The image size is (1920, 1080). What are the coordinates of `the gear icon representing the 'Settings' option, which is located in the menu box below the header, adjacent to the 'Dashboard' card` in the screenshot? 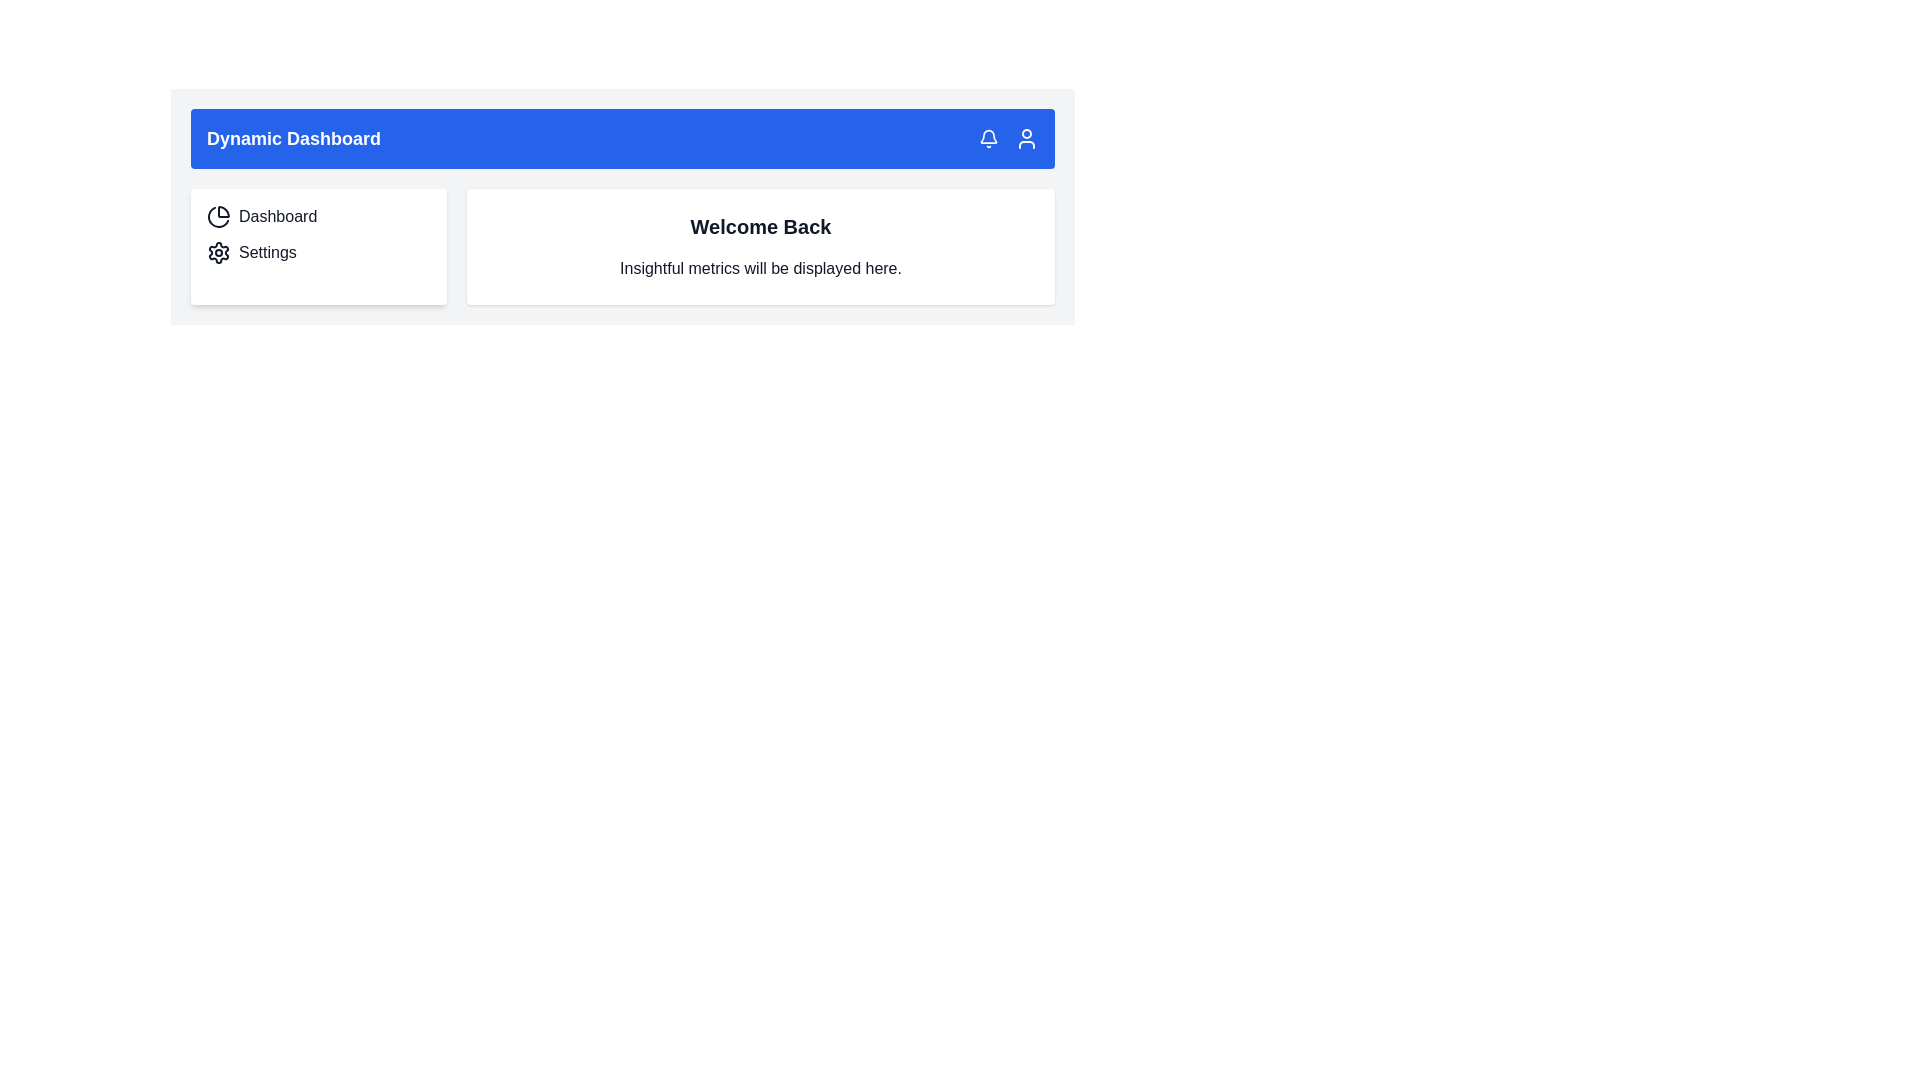 It's located at (219, 252).